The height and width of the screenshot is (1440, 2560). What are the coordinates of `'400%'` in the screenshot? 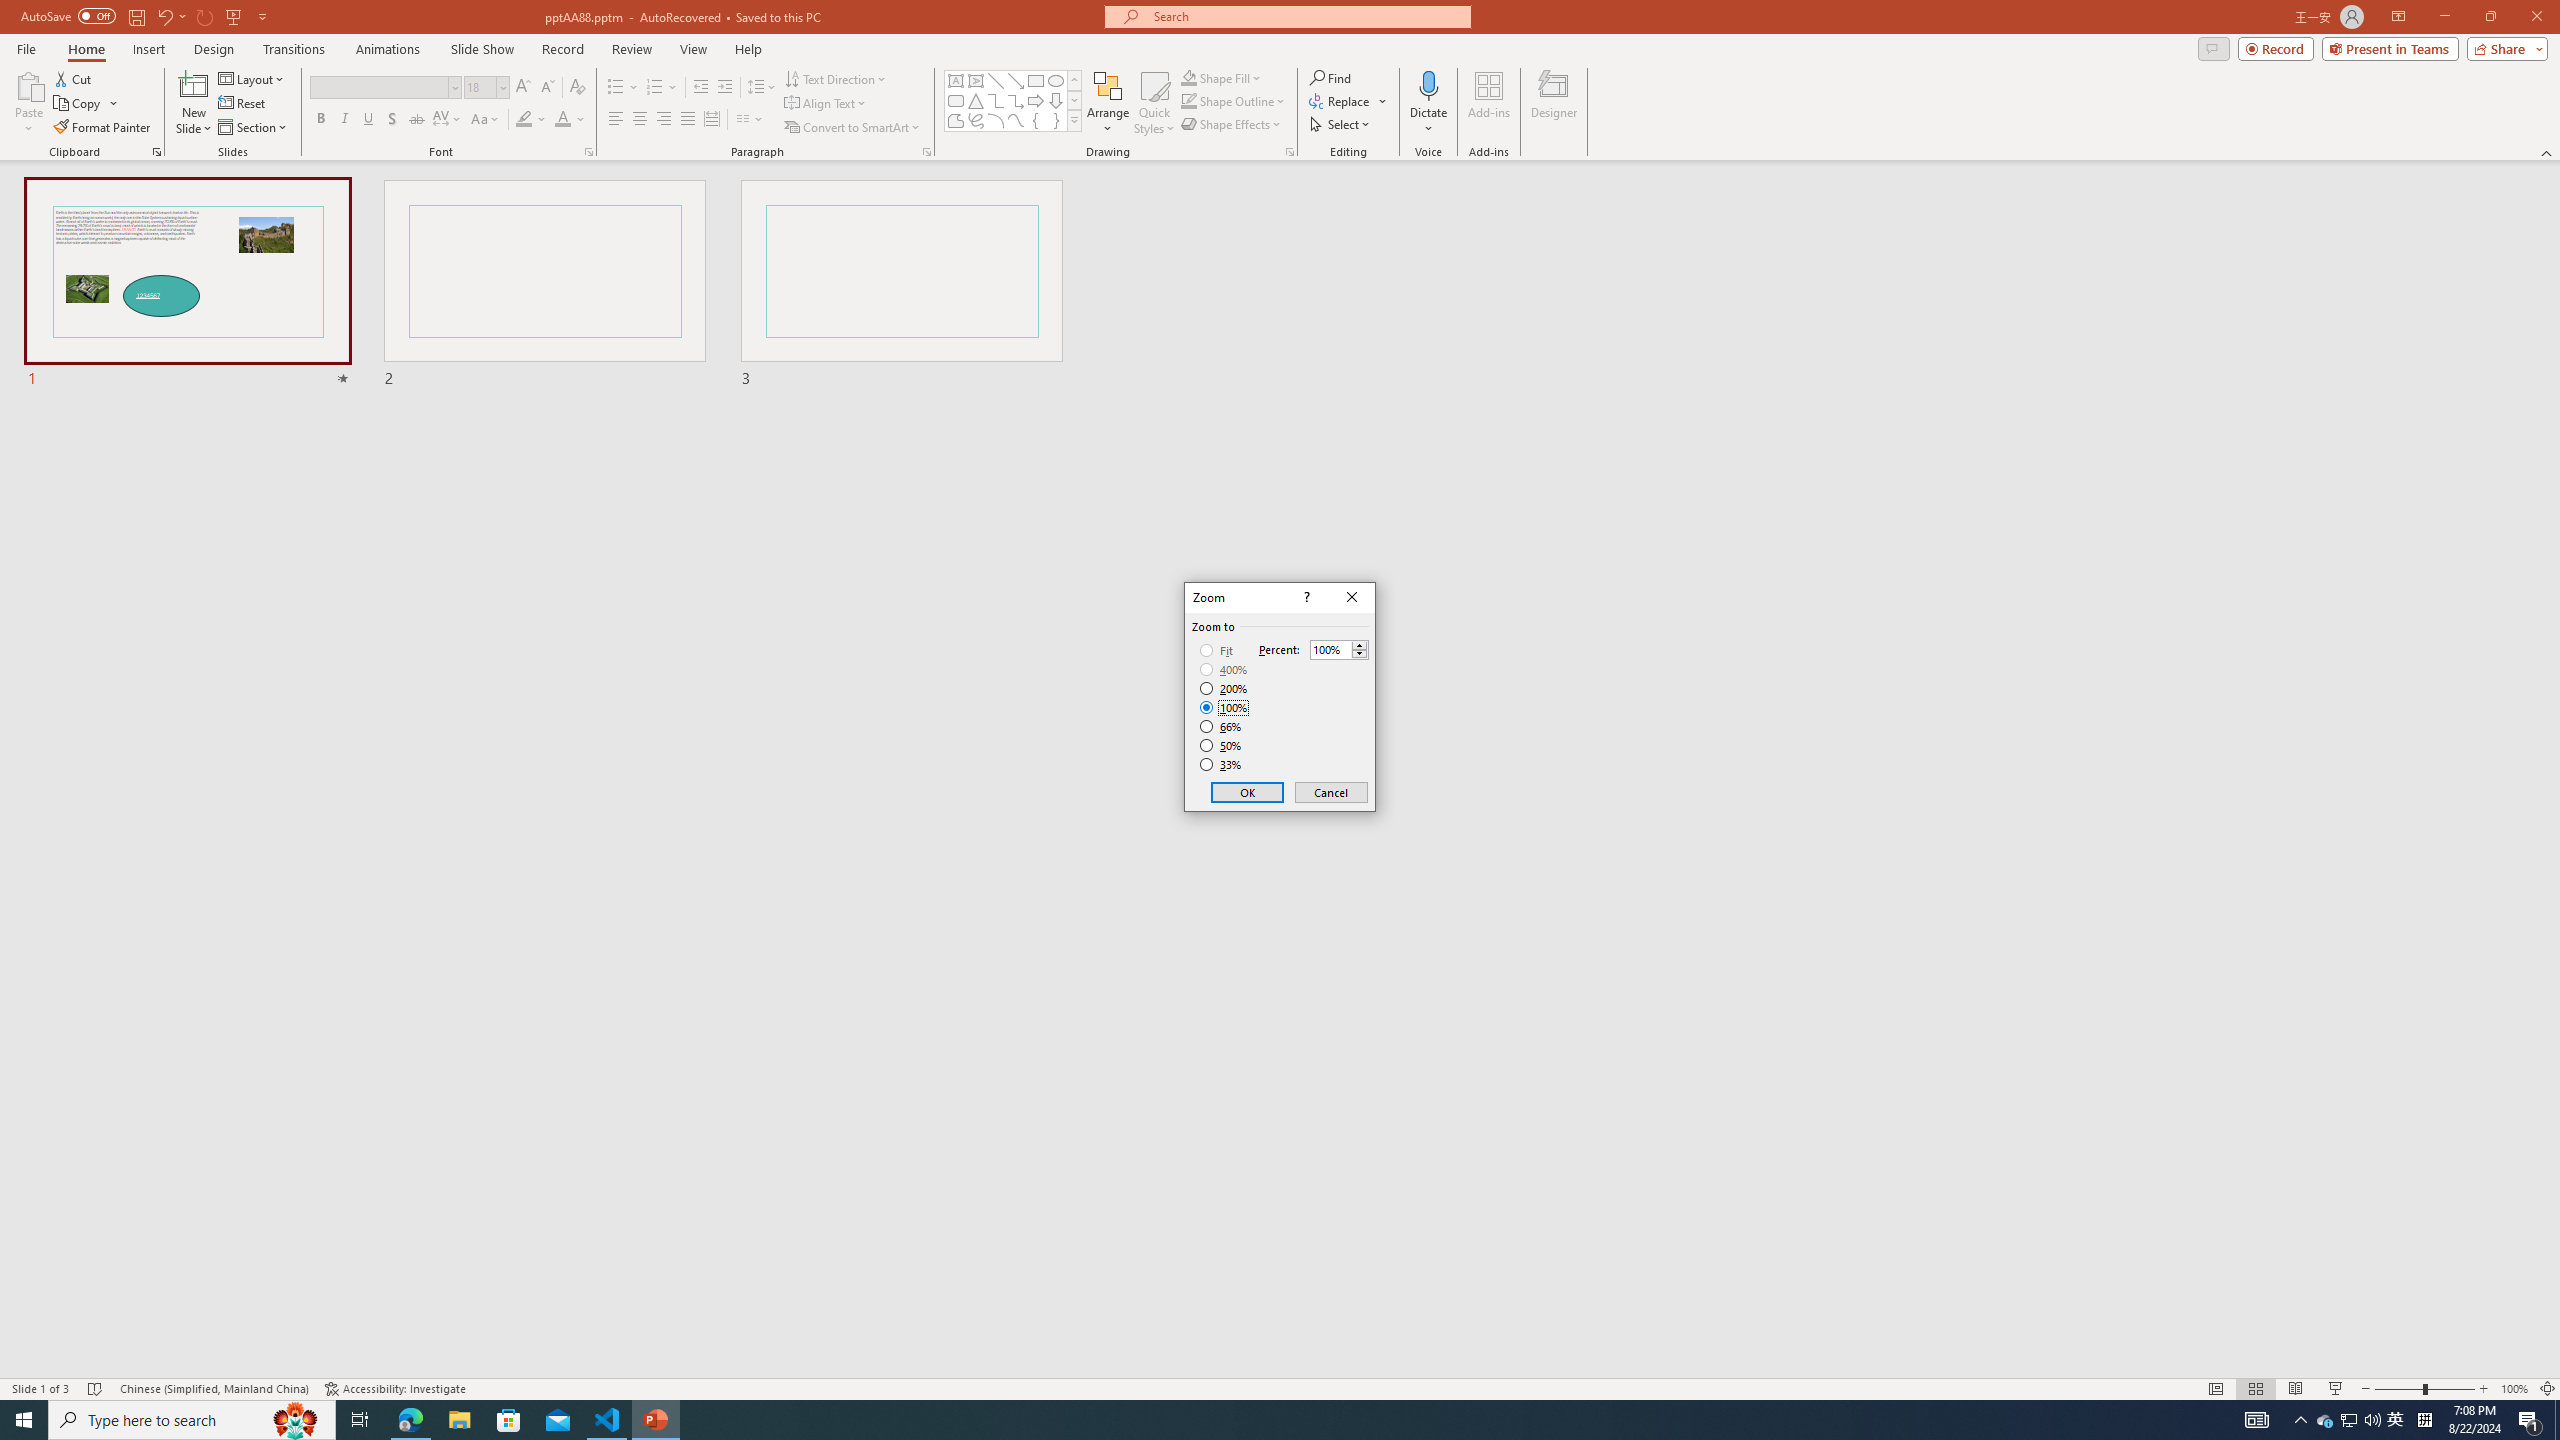 It's located at (1223, 670).